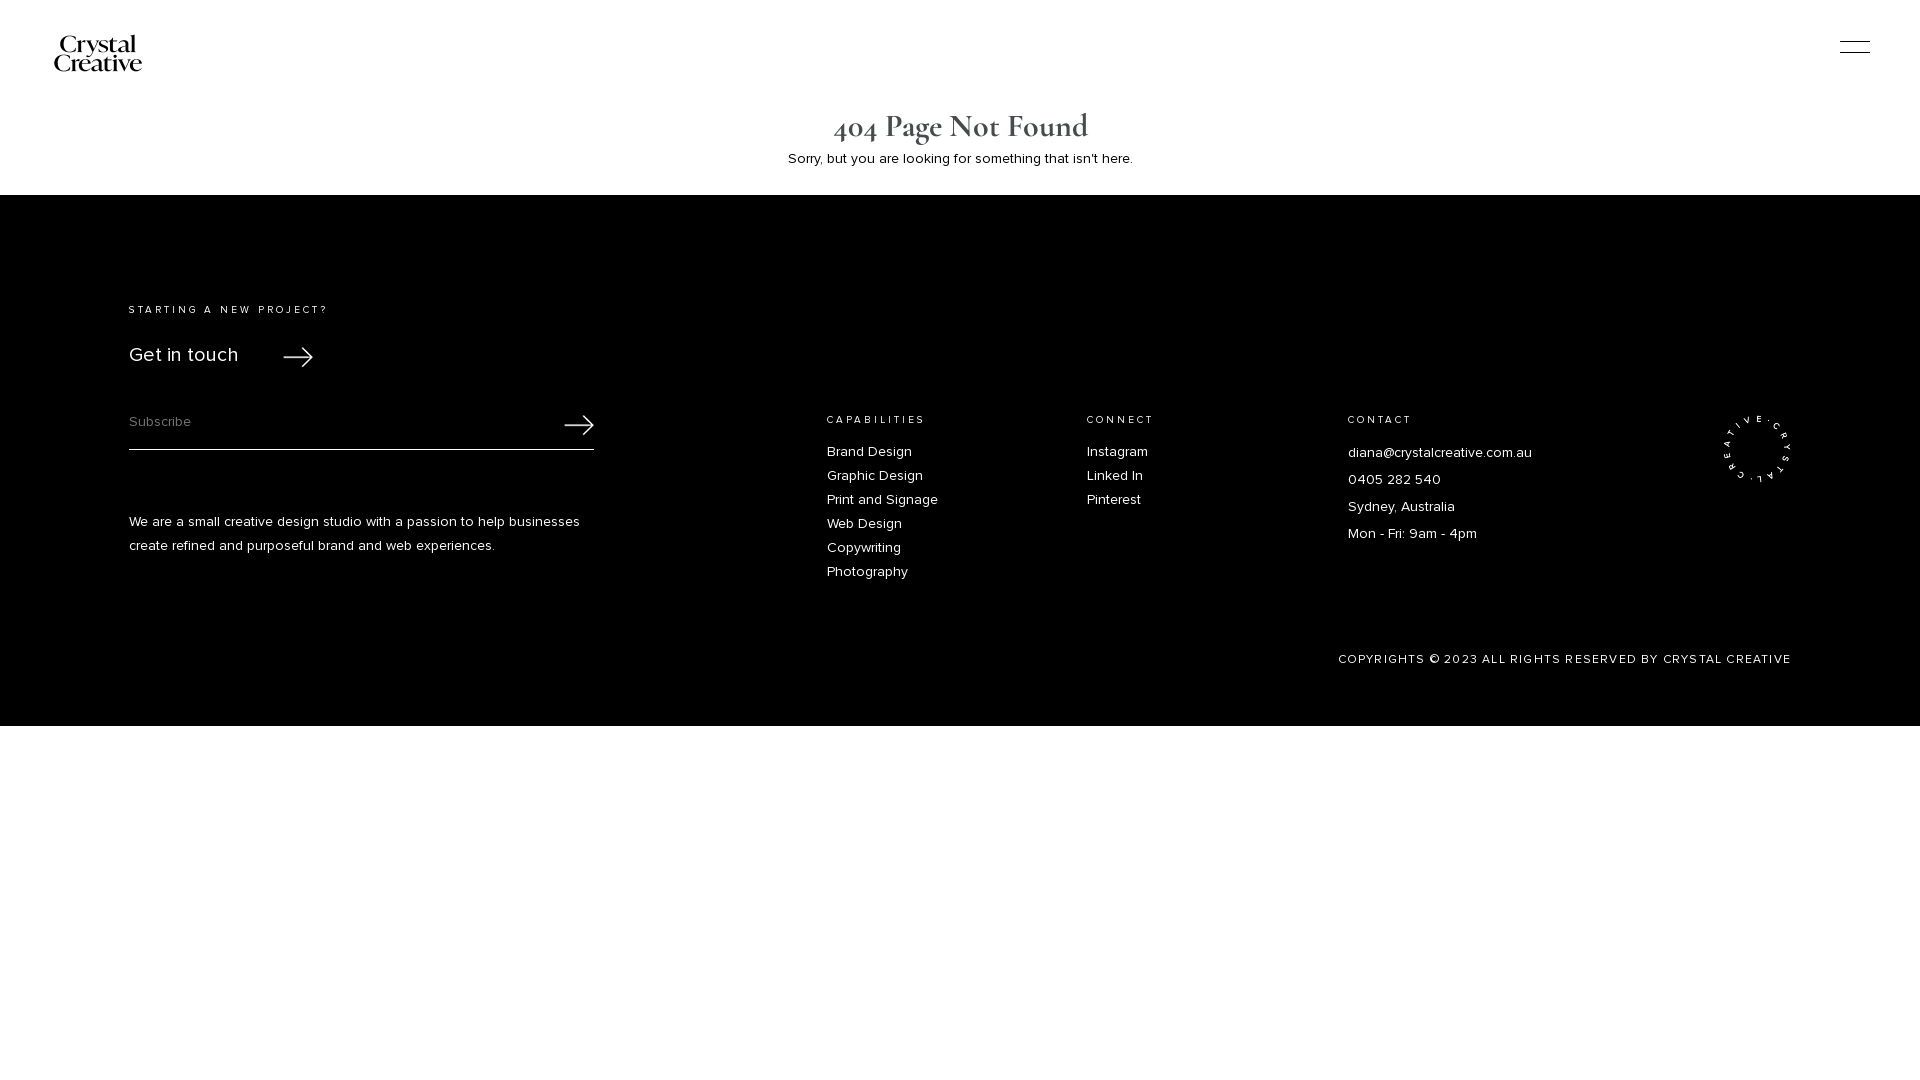 The image size is (1920, 1080). Describe the element at coordinates (955, 451) in the screenshot. I see `'Brand Design'` at that location.